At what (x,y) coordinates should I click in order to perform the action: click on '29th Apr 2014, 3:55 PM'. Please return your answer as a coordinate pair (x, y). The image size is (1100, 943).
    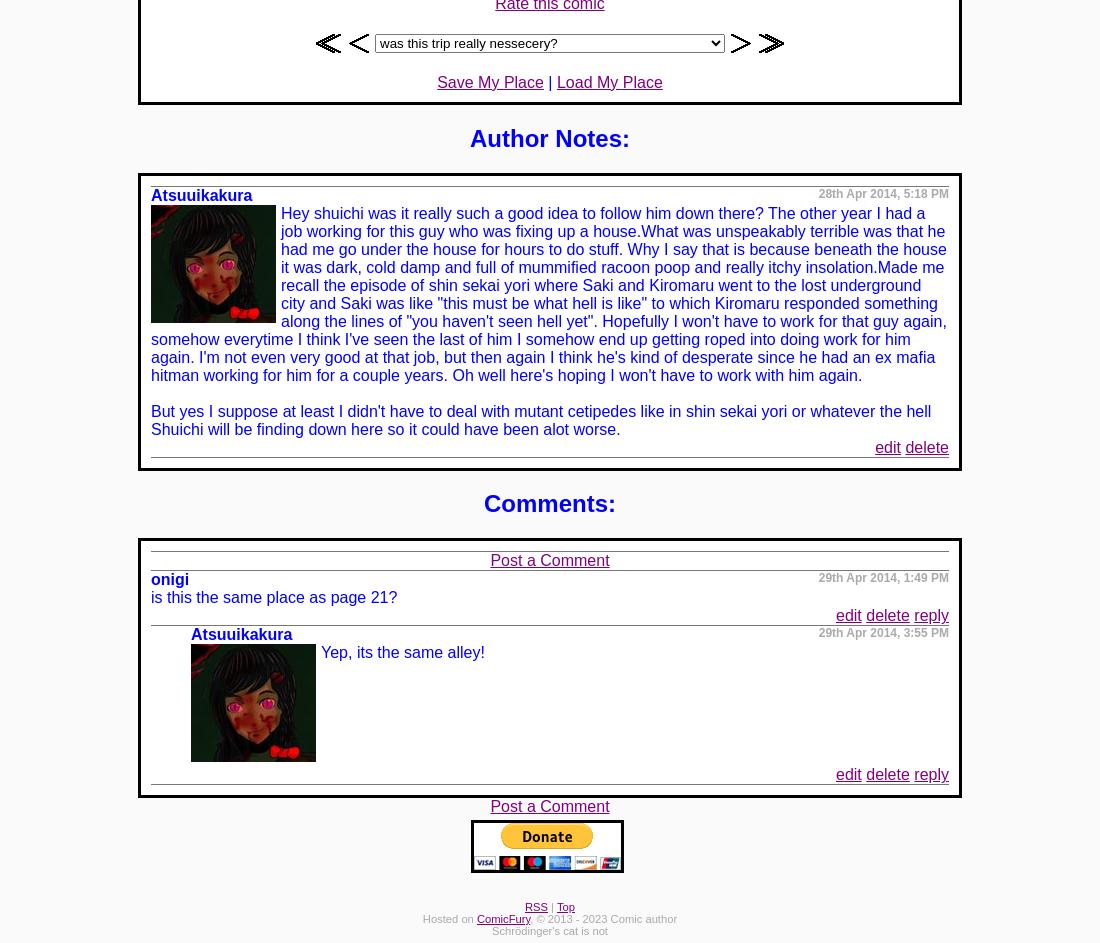
    Looking at the image, I should click on (882, 633).